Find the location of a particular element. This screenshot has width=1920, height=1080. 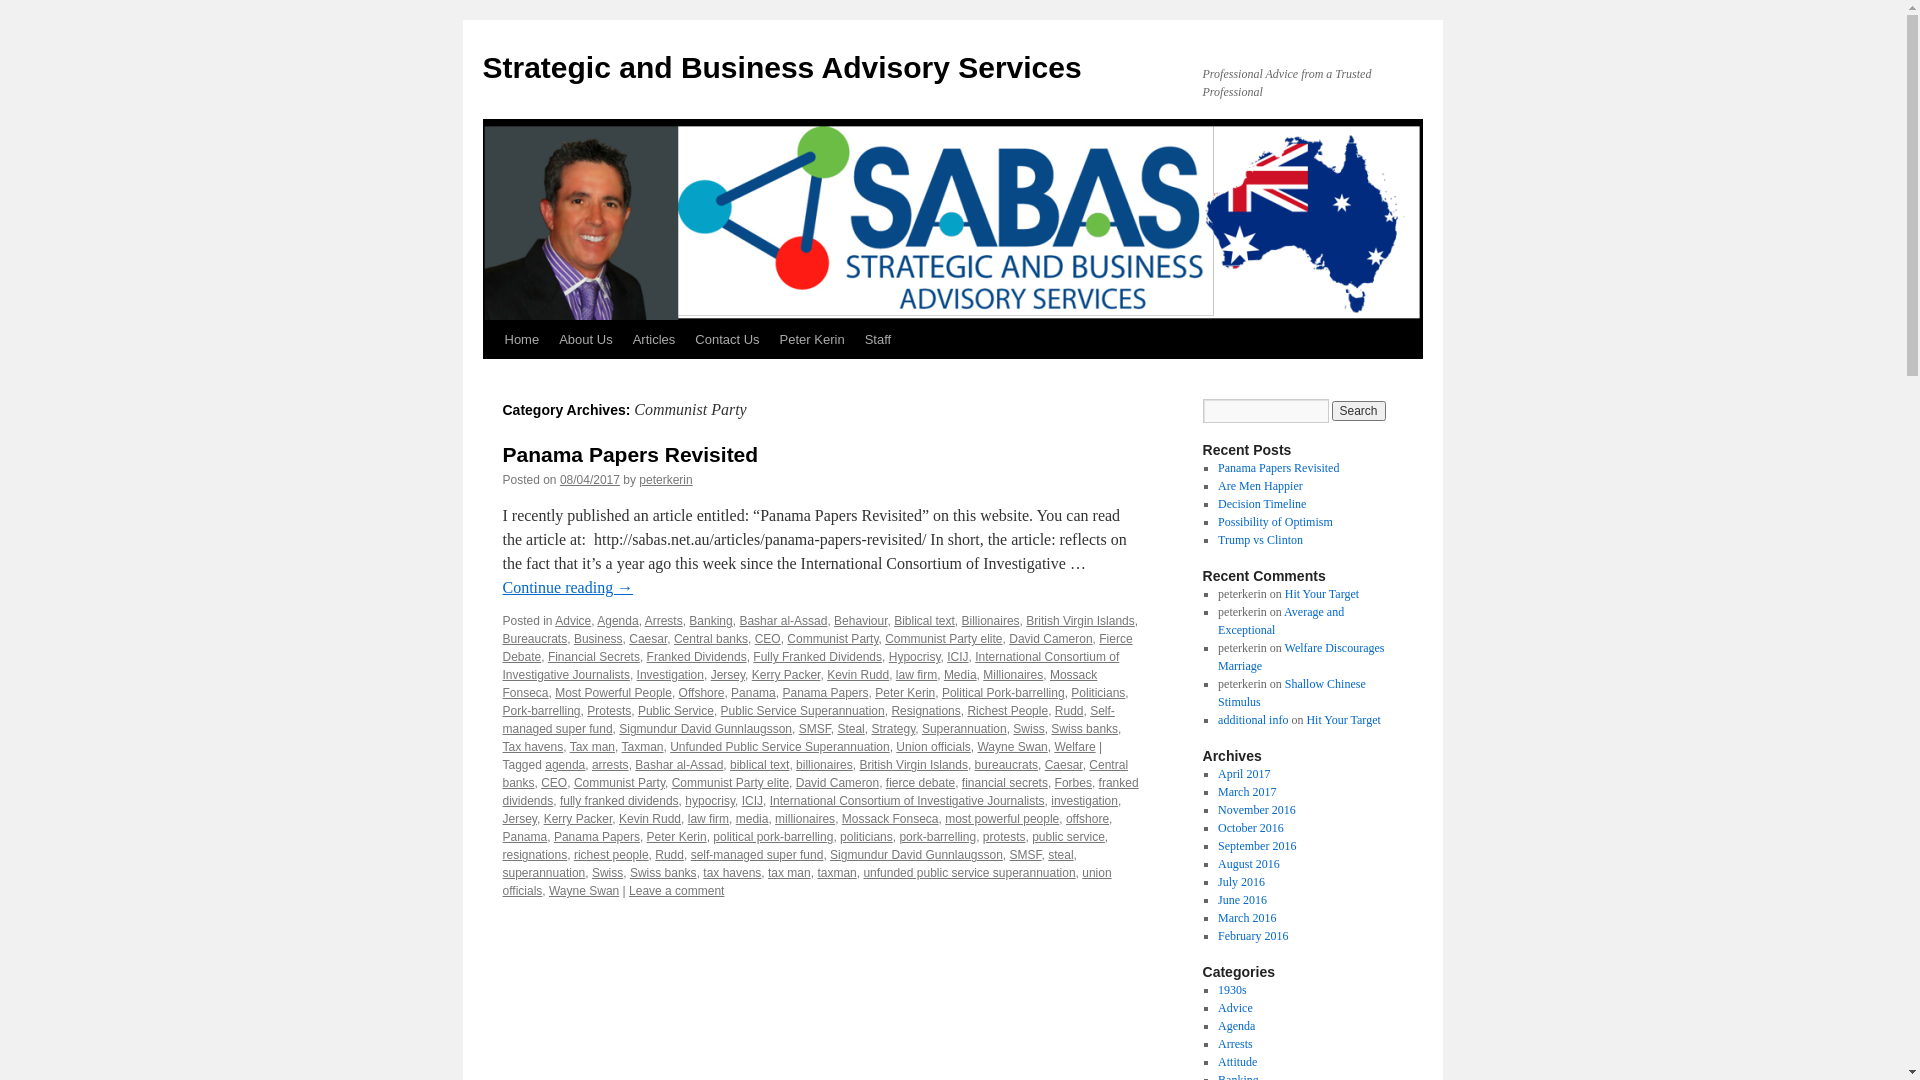

'Offshore' is located at coordinates (678, 692).